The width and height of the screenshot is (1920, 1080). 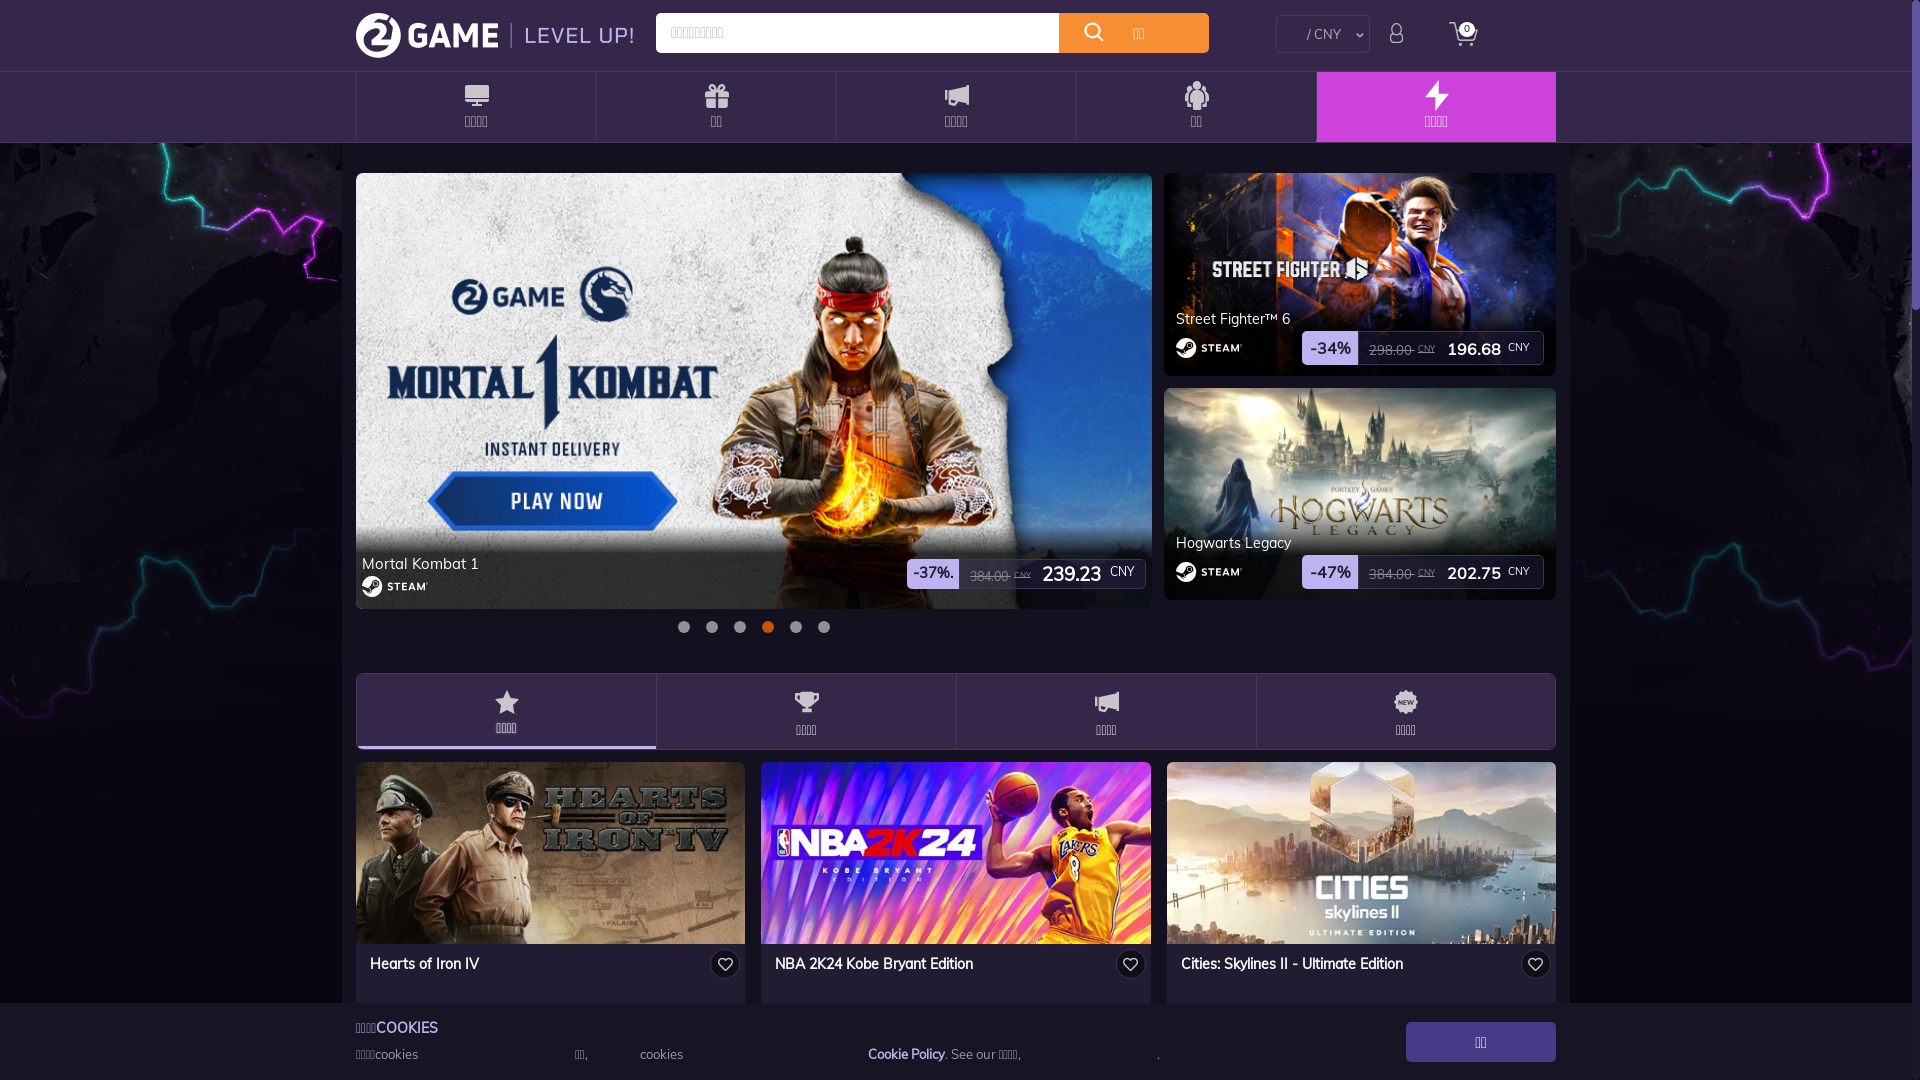 What do you see at coordinates (873, 963) in the screenshot?
I see `'NBA 2K24 Kobe Bryant Edition'` at bounding box center [873, 963].